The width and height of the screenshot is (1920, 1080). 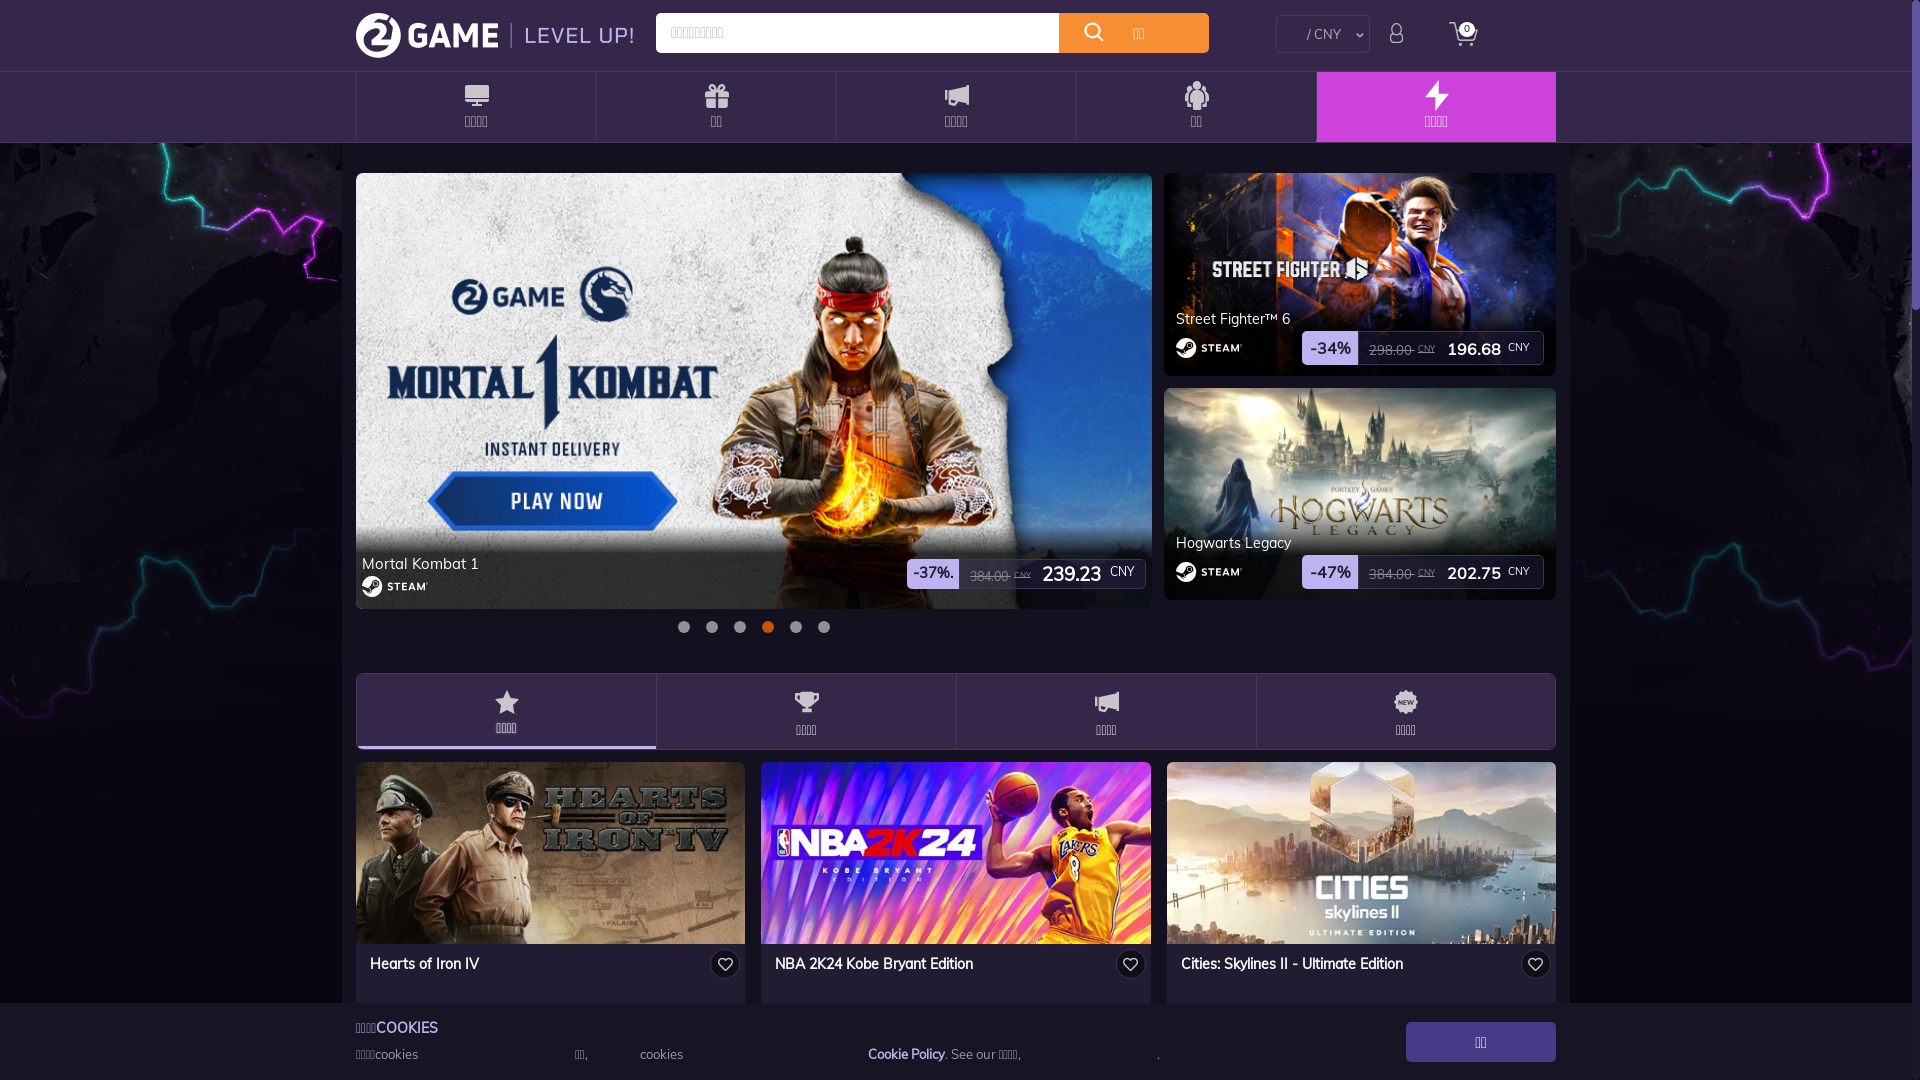 What do you see at coordinates (873, 963) in the screenshot?
I see `'NBA 2K24 Kobe Bryant Edition'` at bounding box center [873, 963].